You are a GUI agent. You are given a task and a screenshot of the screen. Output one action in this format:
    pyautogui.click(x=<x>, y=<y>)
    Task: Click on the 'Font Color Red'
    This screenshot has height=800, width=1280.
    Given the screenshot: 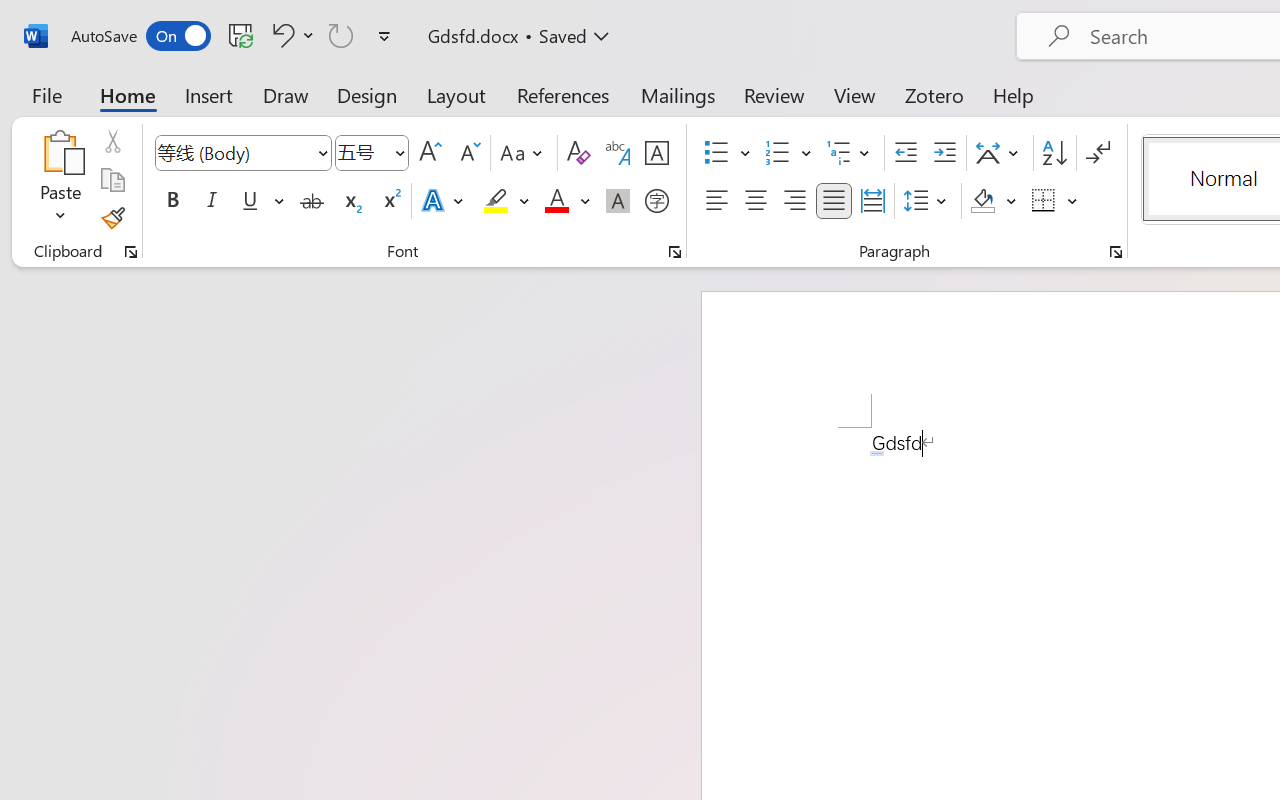 What is the action you would take?
    pyautogui.click(x=556, y=201)
    